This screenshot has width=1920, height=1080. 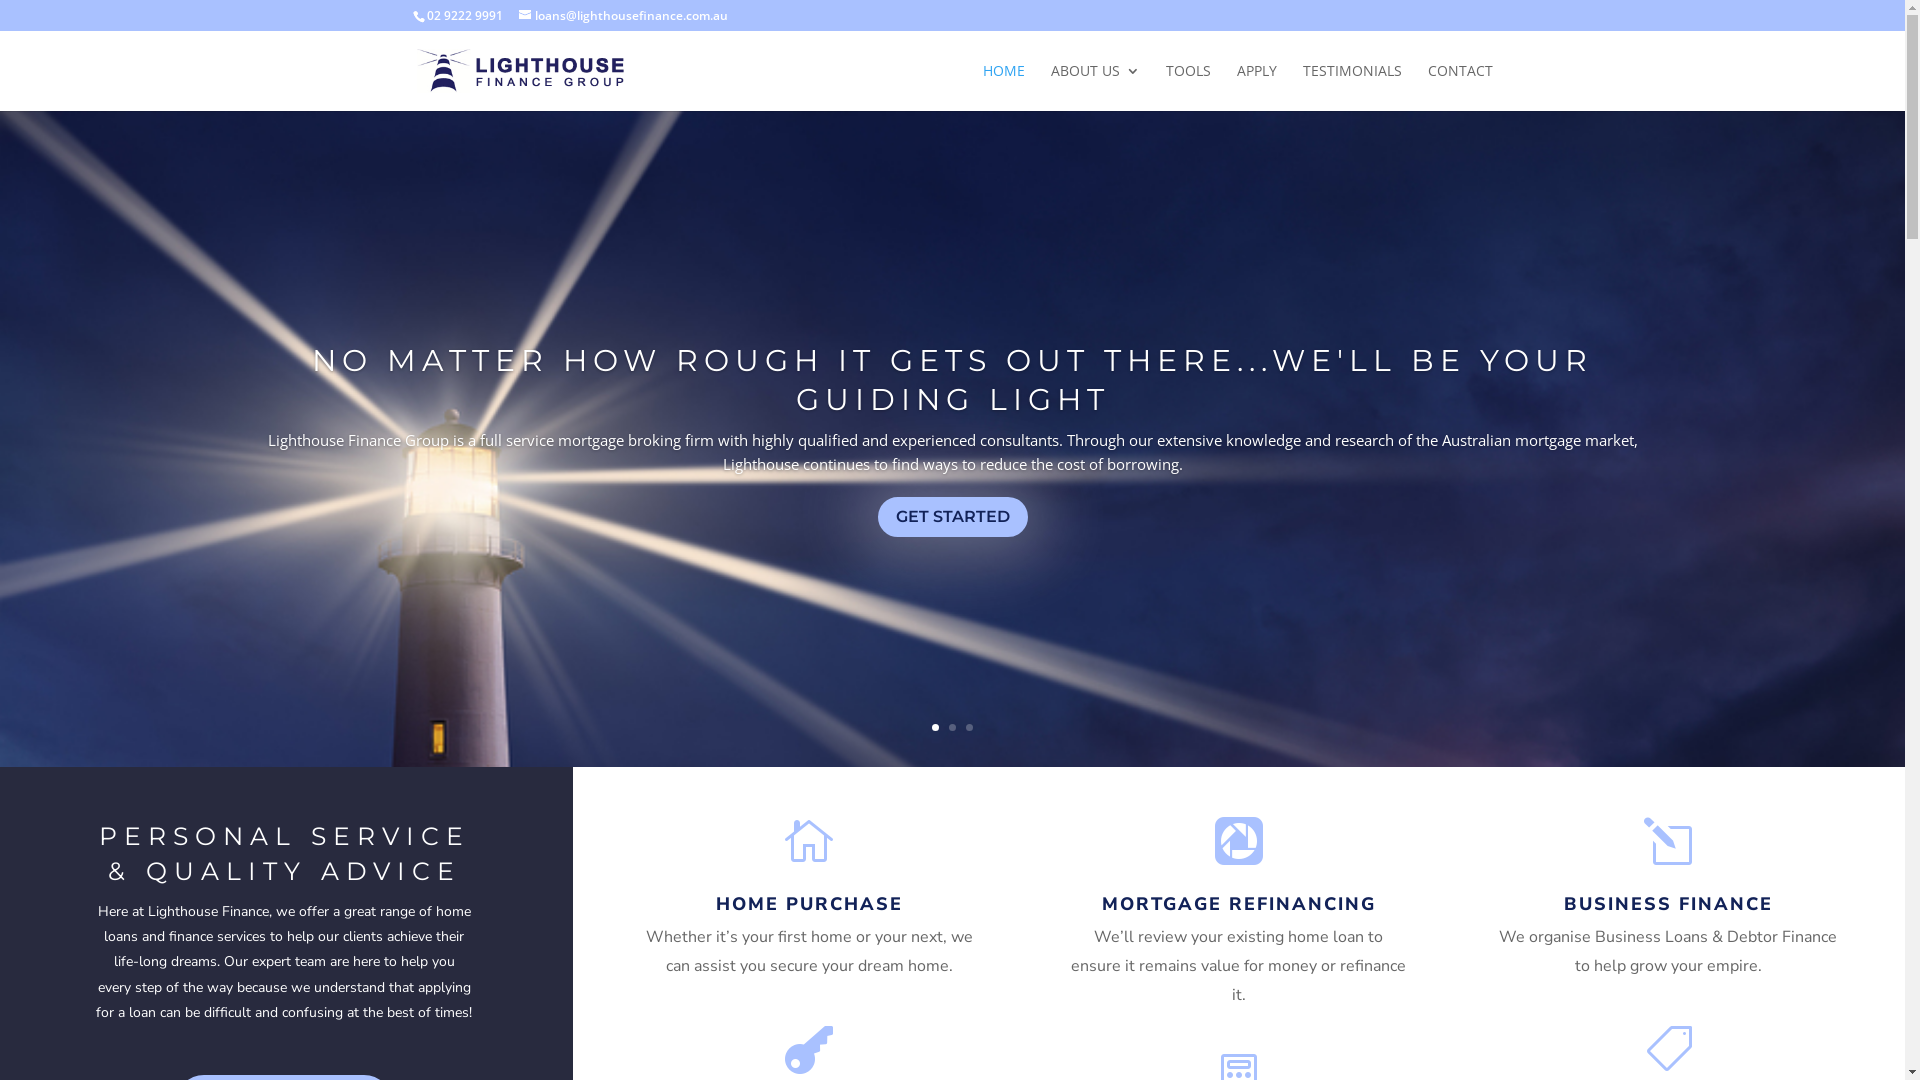 I want to click on 'HOME', so click(x=1003, y=86).